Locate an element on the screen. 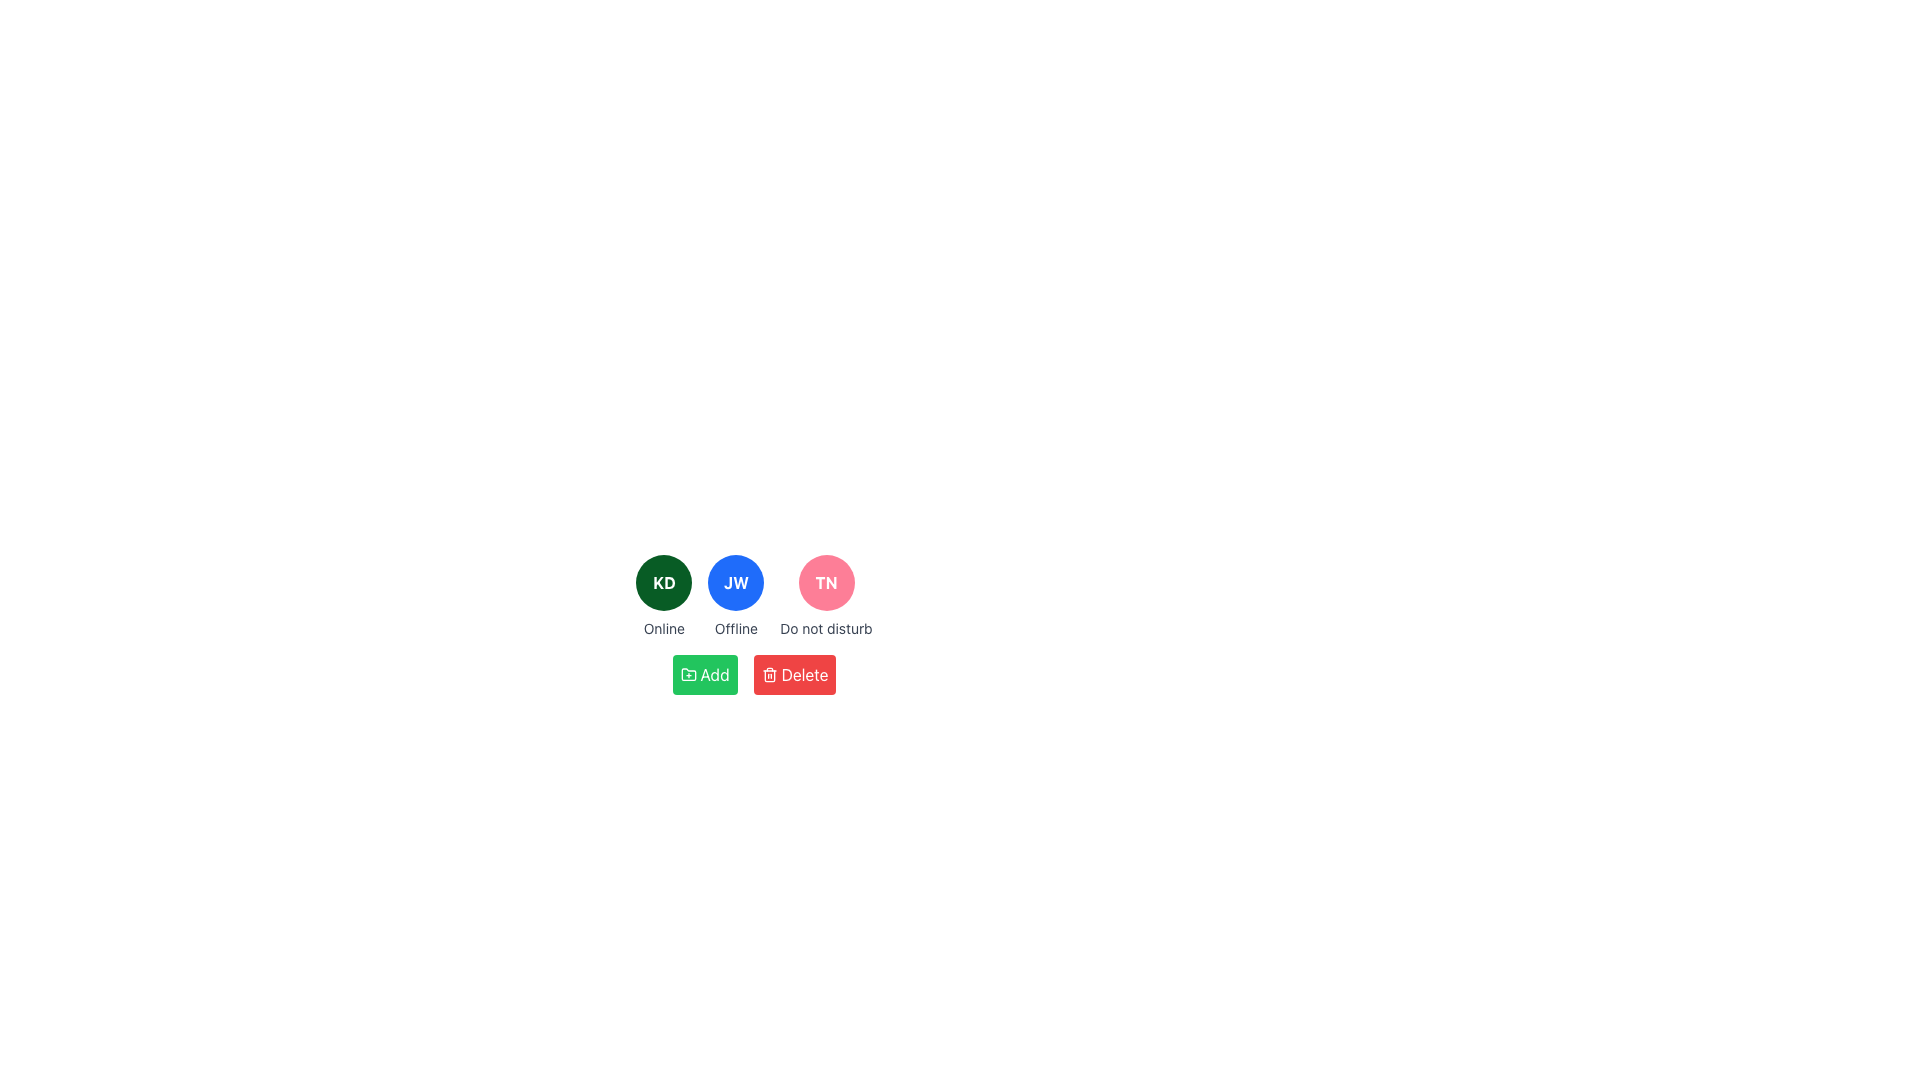 The height and width of the screenshot is (1080, 1920). the 'Delete' button with a red background and white text is located at coordinates (794, 675).